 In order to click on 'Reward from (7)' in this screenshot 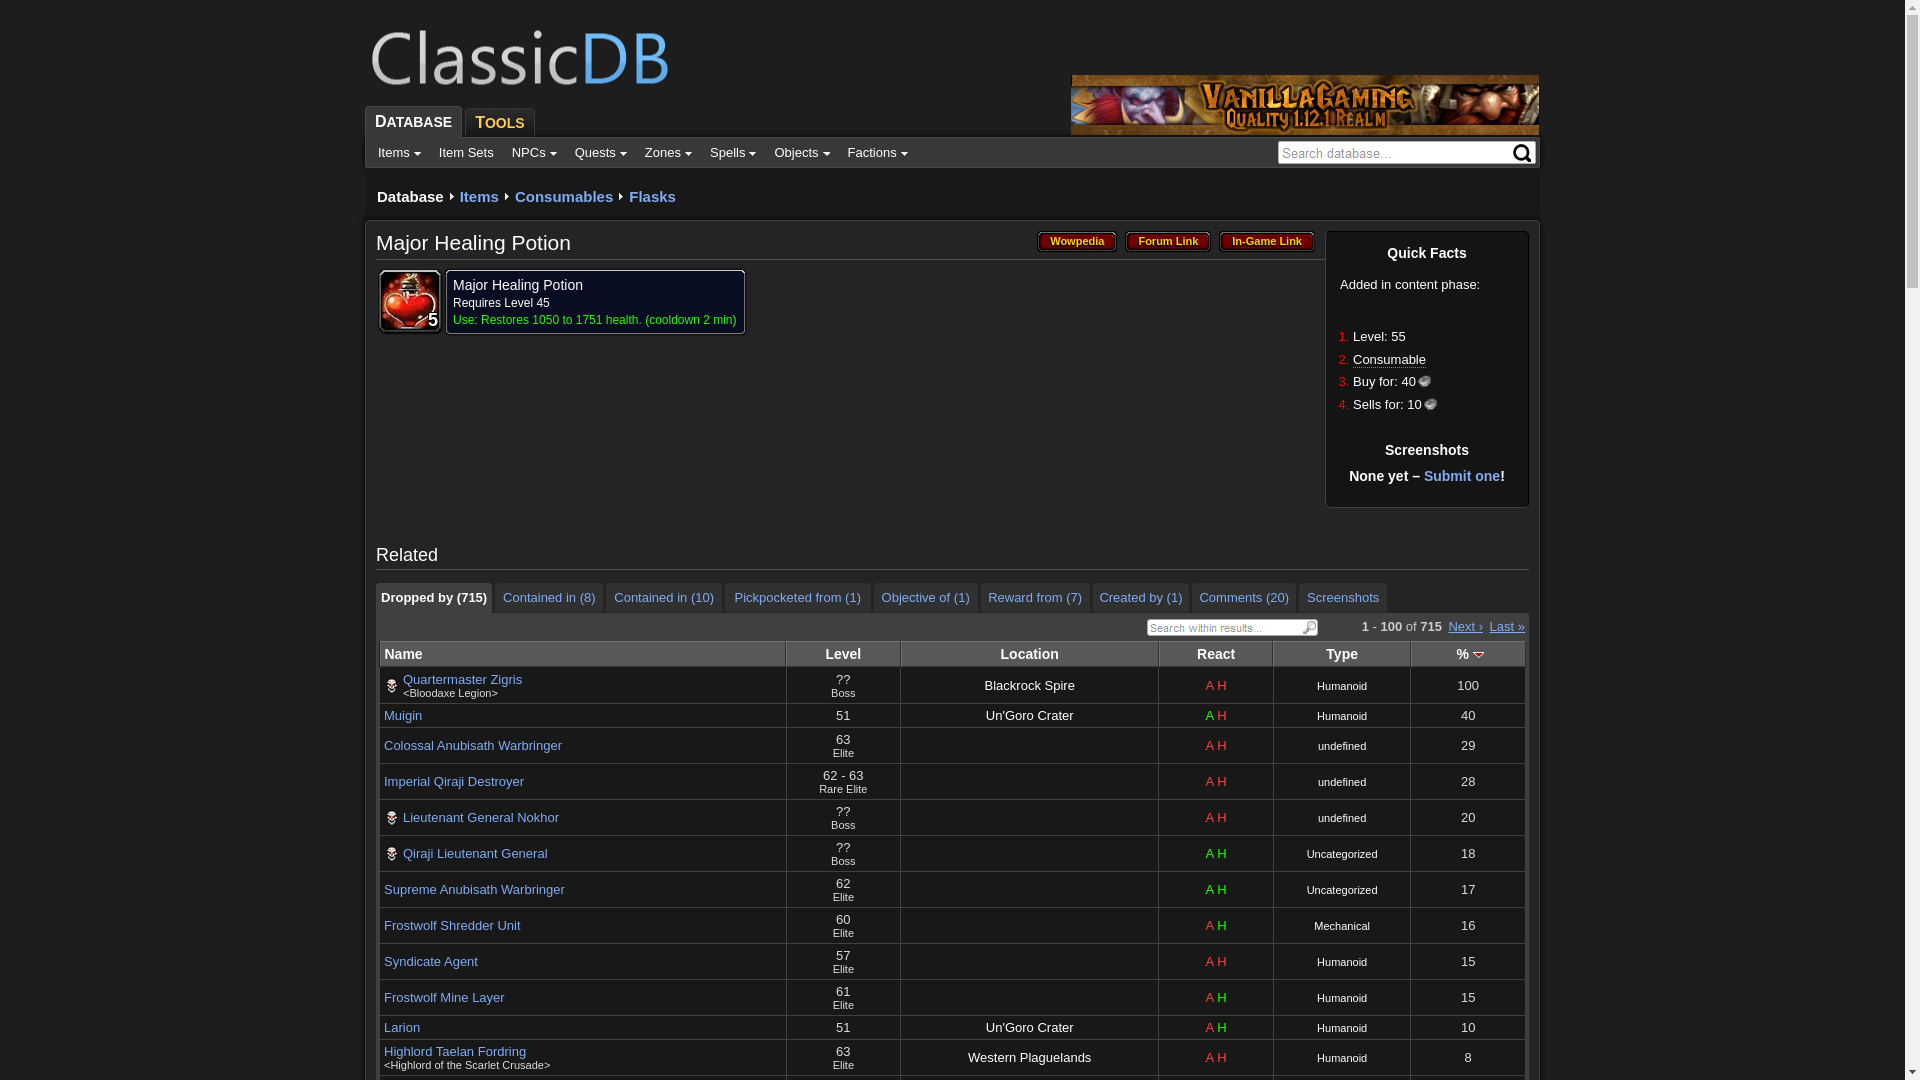, I will do `click(1035, 596)`.